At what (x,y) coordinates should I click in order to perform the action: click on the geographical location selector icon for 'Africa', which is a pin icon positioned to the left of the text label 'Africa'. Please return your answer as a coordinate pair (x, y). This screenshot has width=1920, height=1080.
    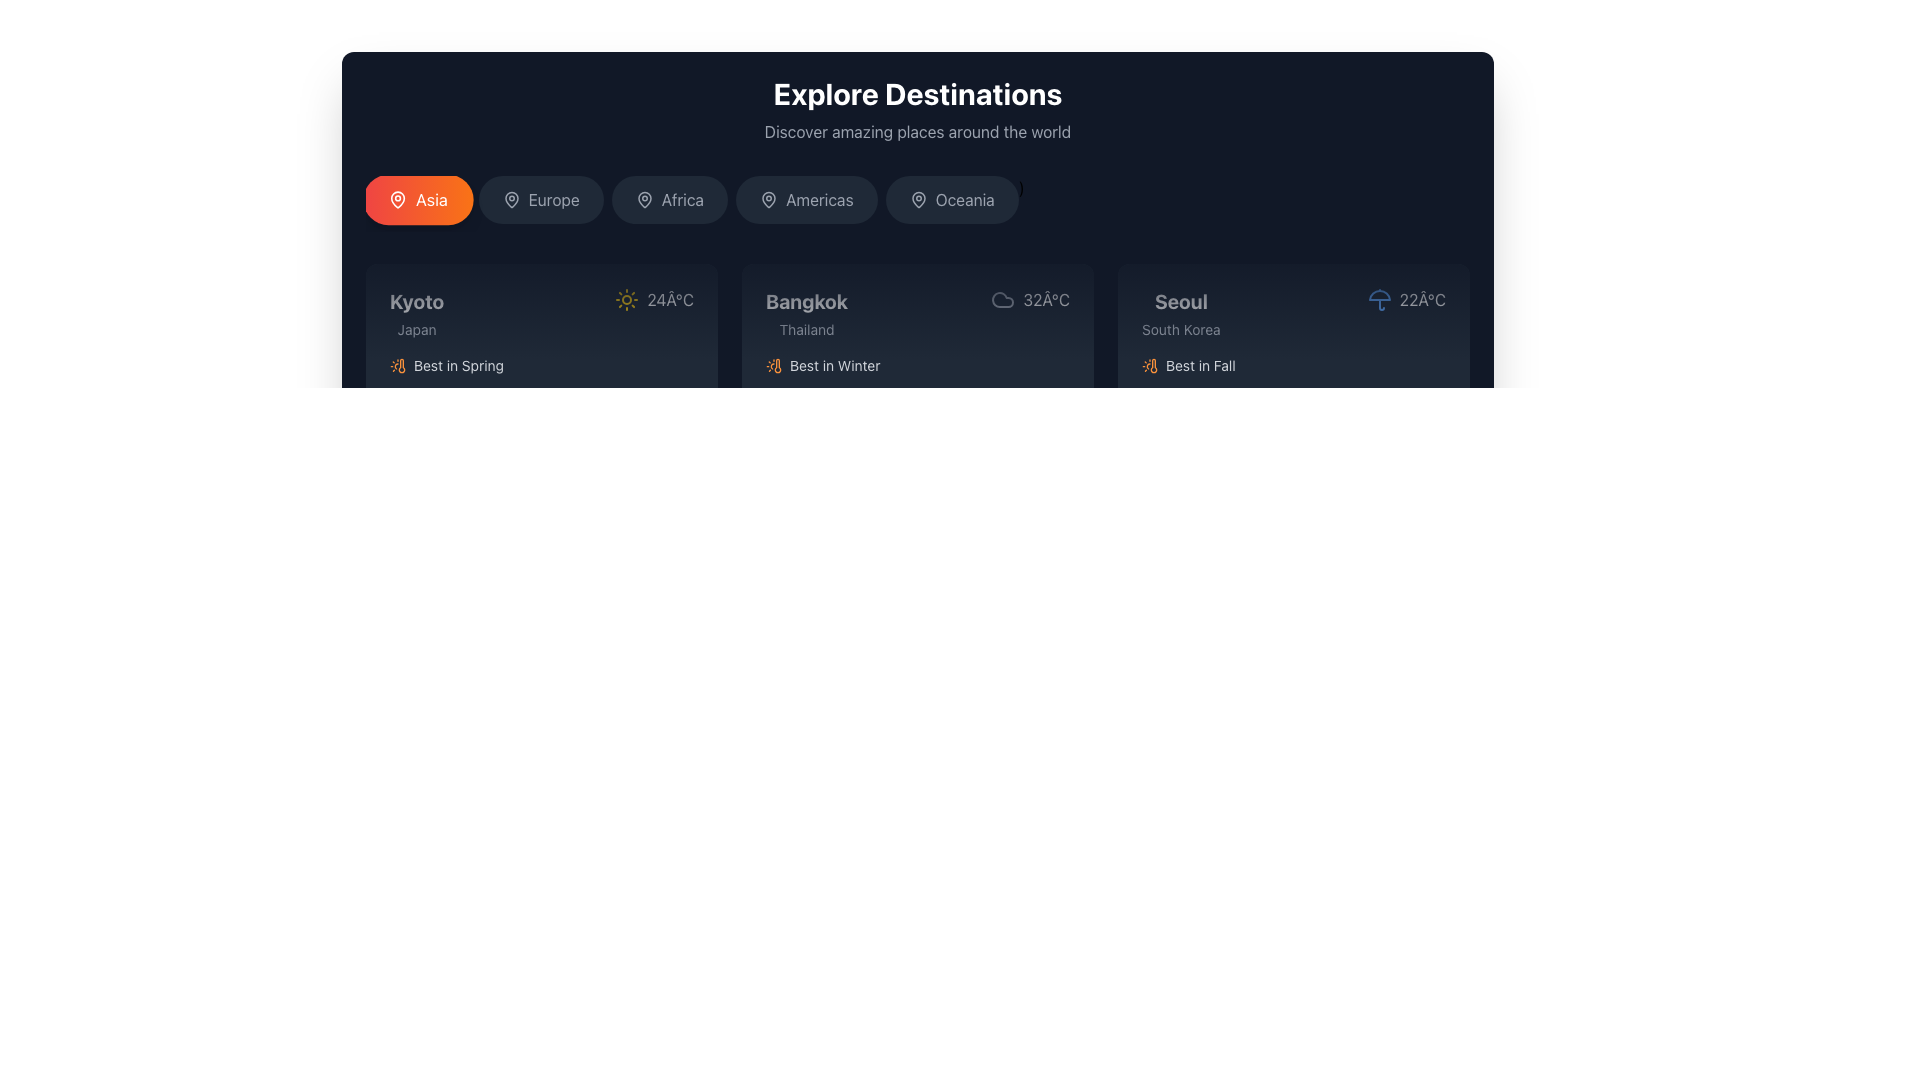
    Looking at the image, I should click on (644, 200).